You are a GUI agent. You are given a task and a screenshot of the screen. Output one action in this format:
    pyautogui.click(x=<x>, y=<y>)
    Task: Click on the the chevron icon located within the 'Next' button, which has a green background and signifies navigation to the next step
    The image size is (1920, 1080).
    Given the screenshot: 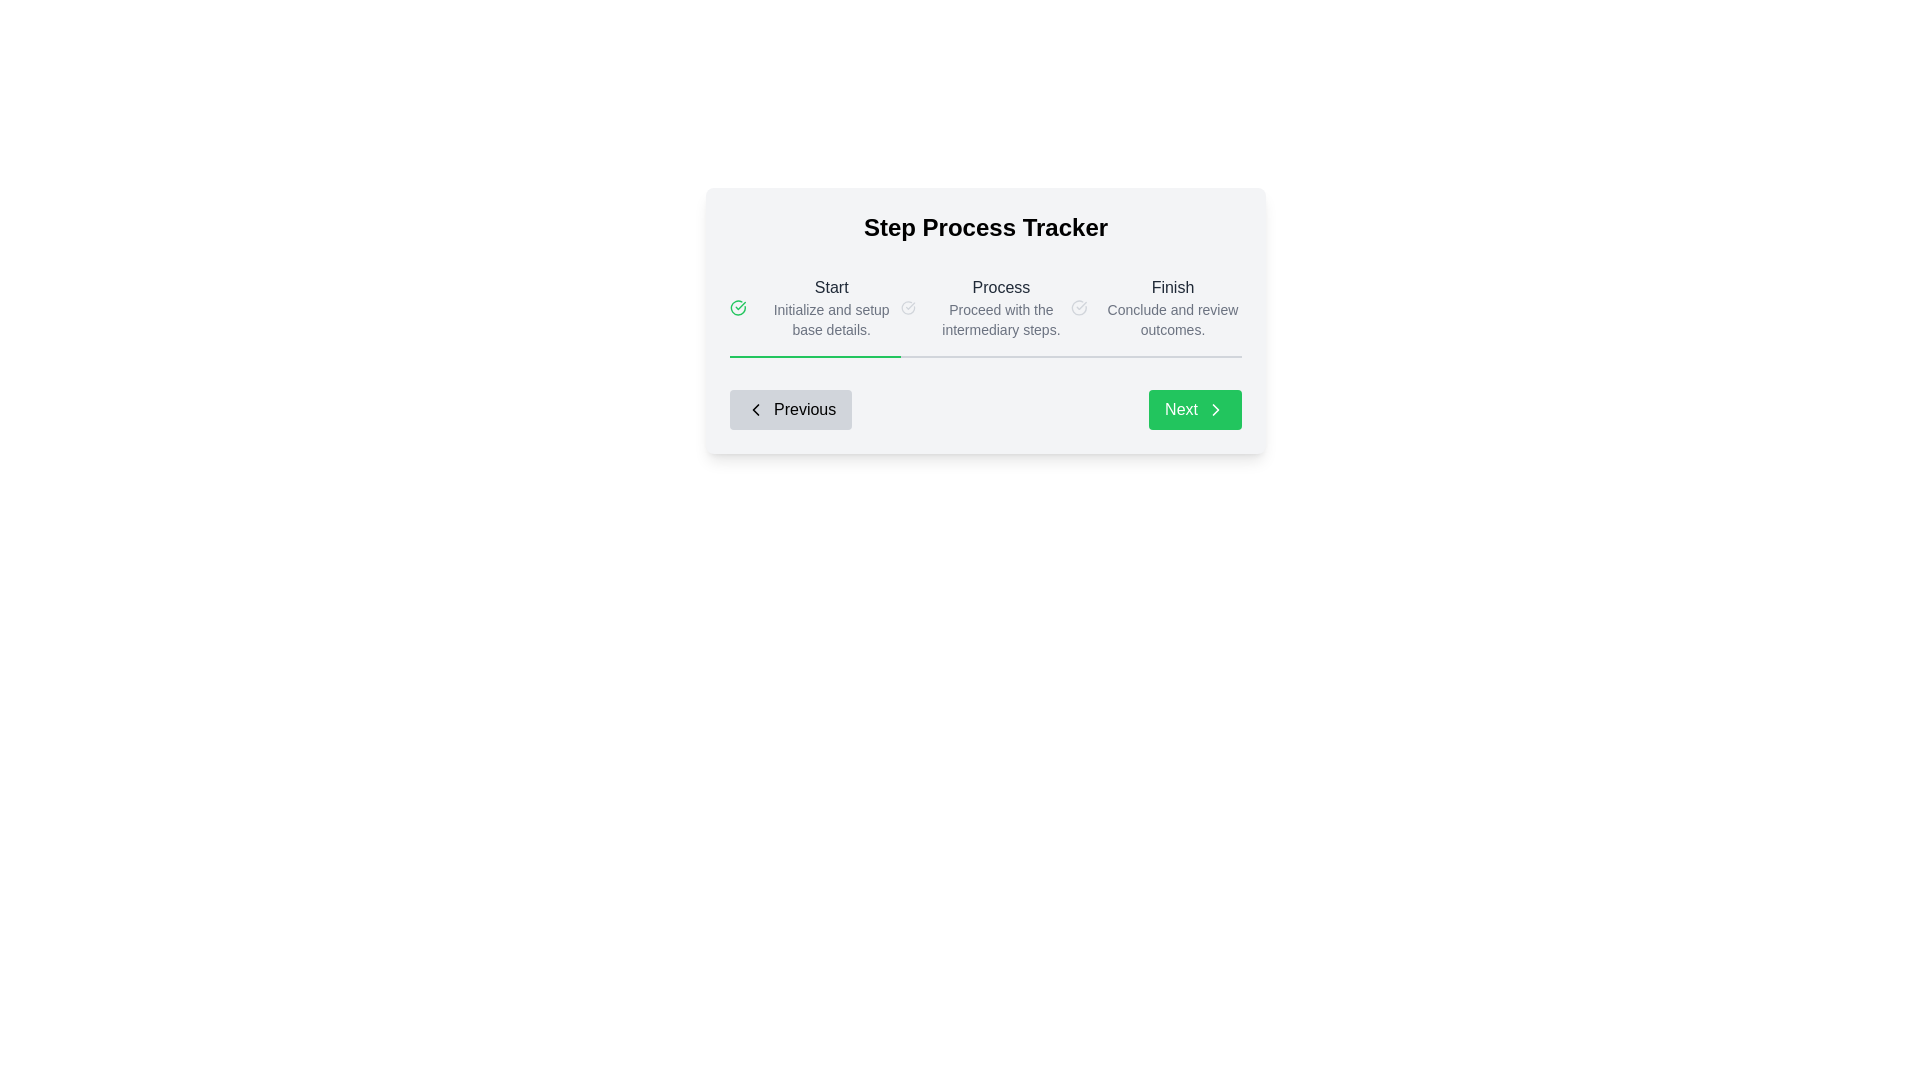 What is the action you would take?
    pyautogui.click(x=1214, y=408)
    